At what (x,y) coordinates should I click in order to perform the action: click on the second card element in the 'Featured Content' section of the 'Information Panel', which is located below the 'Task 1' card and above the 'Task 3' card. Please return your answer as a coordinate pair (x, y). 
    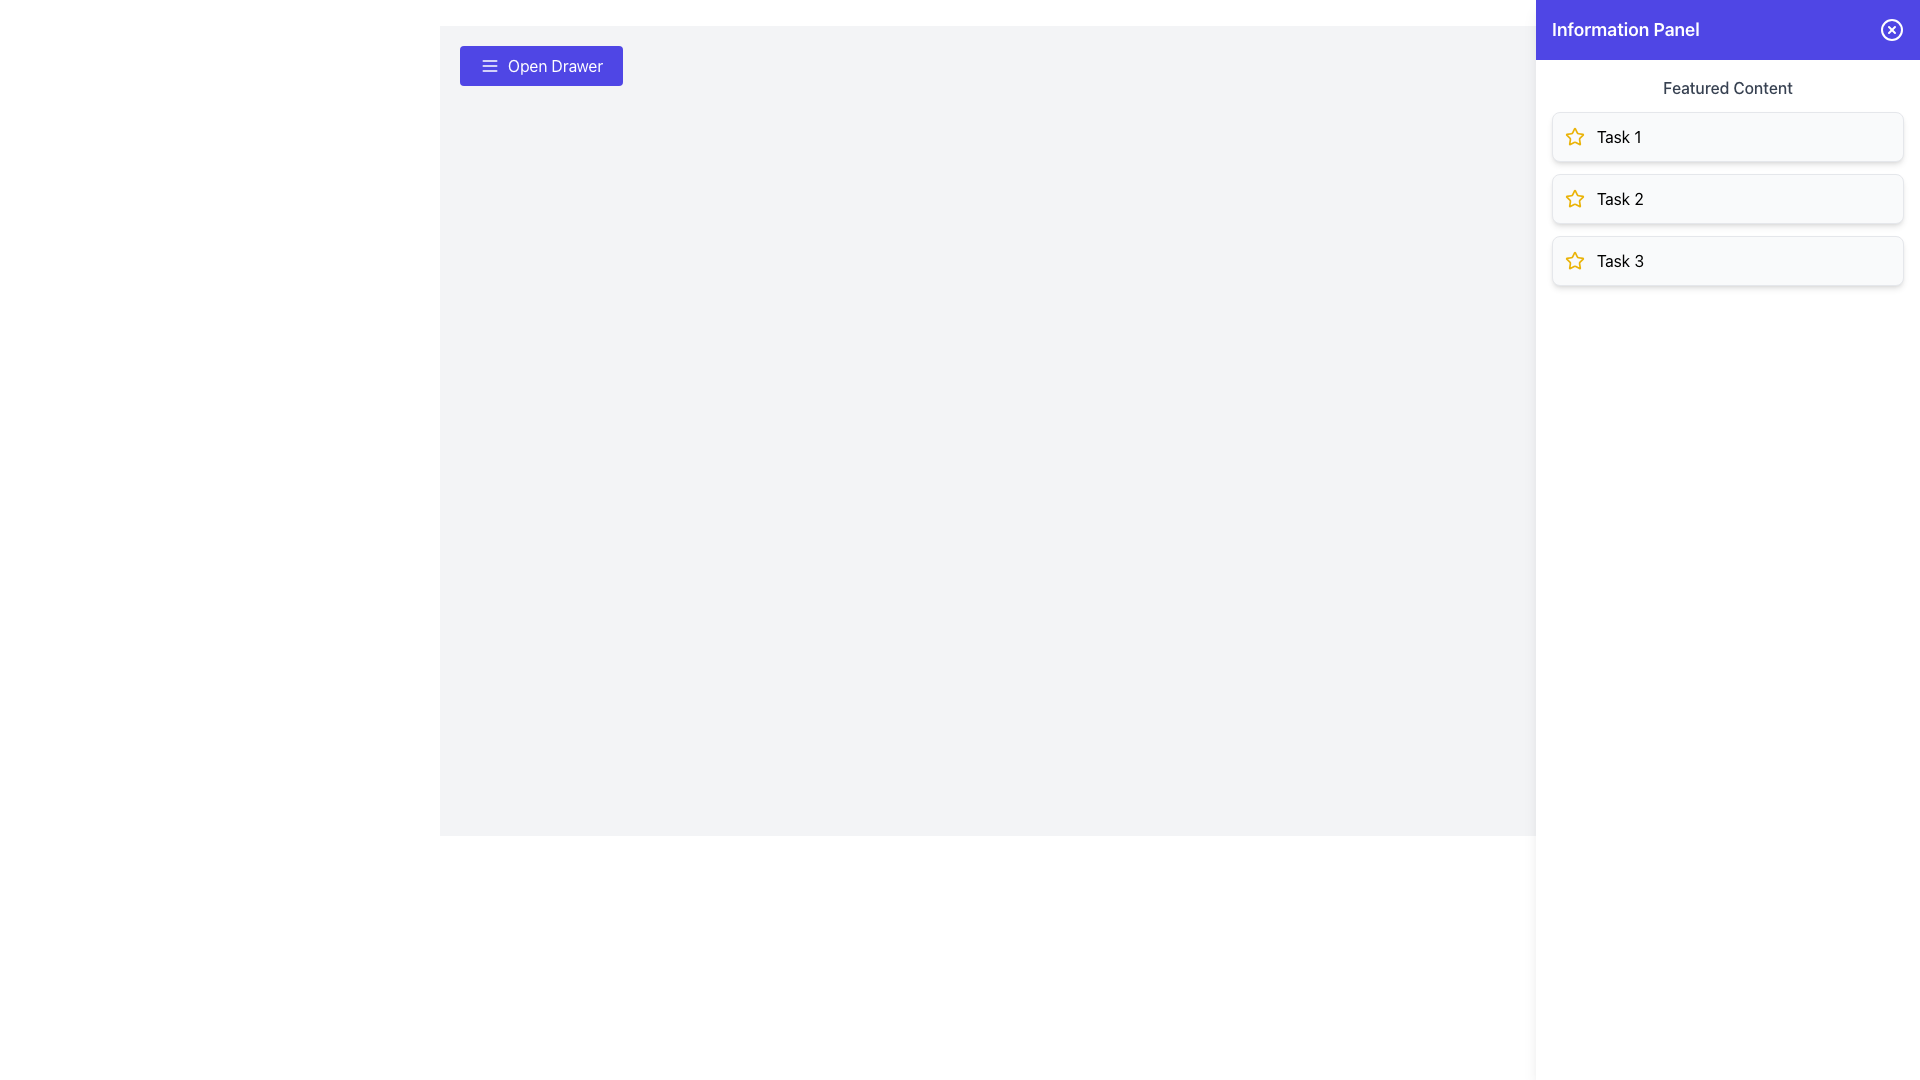
    Looking at the image, I should click on (1727, 199).